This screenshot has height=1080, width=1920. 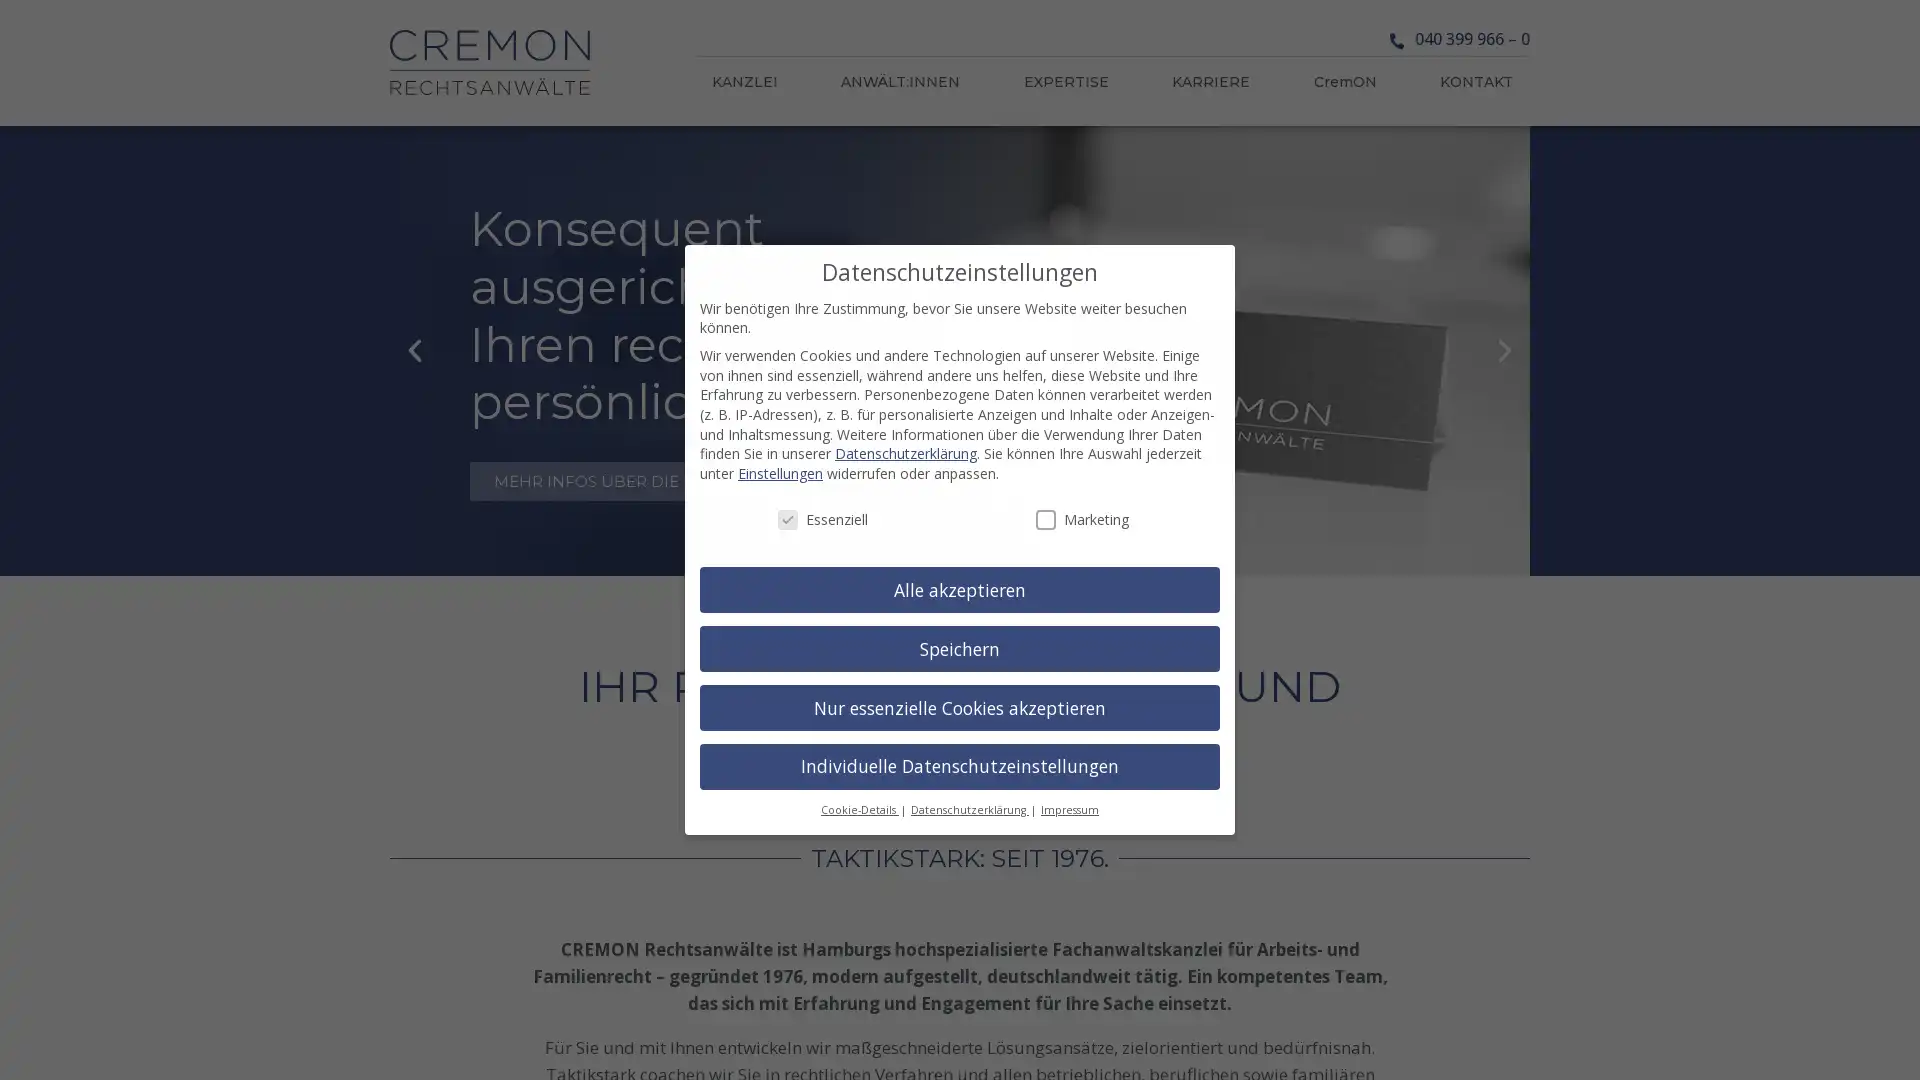 What do you see at coordinates (970, 558) in the screenshot?
I see `Go to slide 2` at bounding box center [970, 558].